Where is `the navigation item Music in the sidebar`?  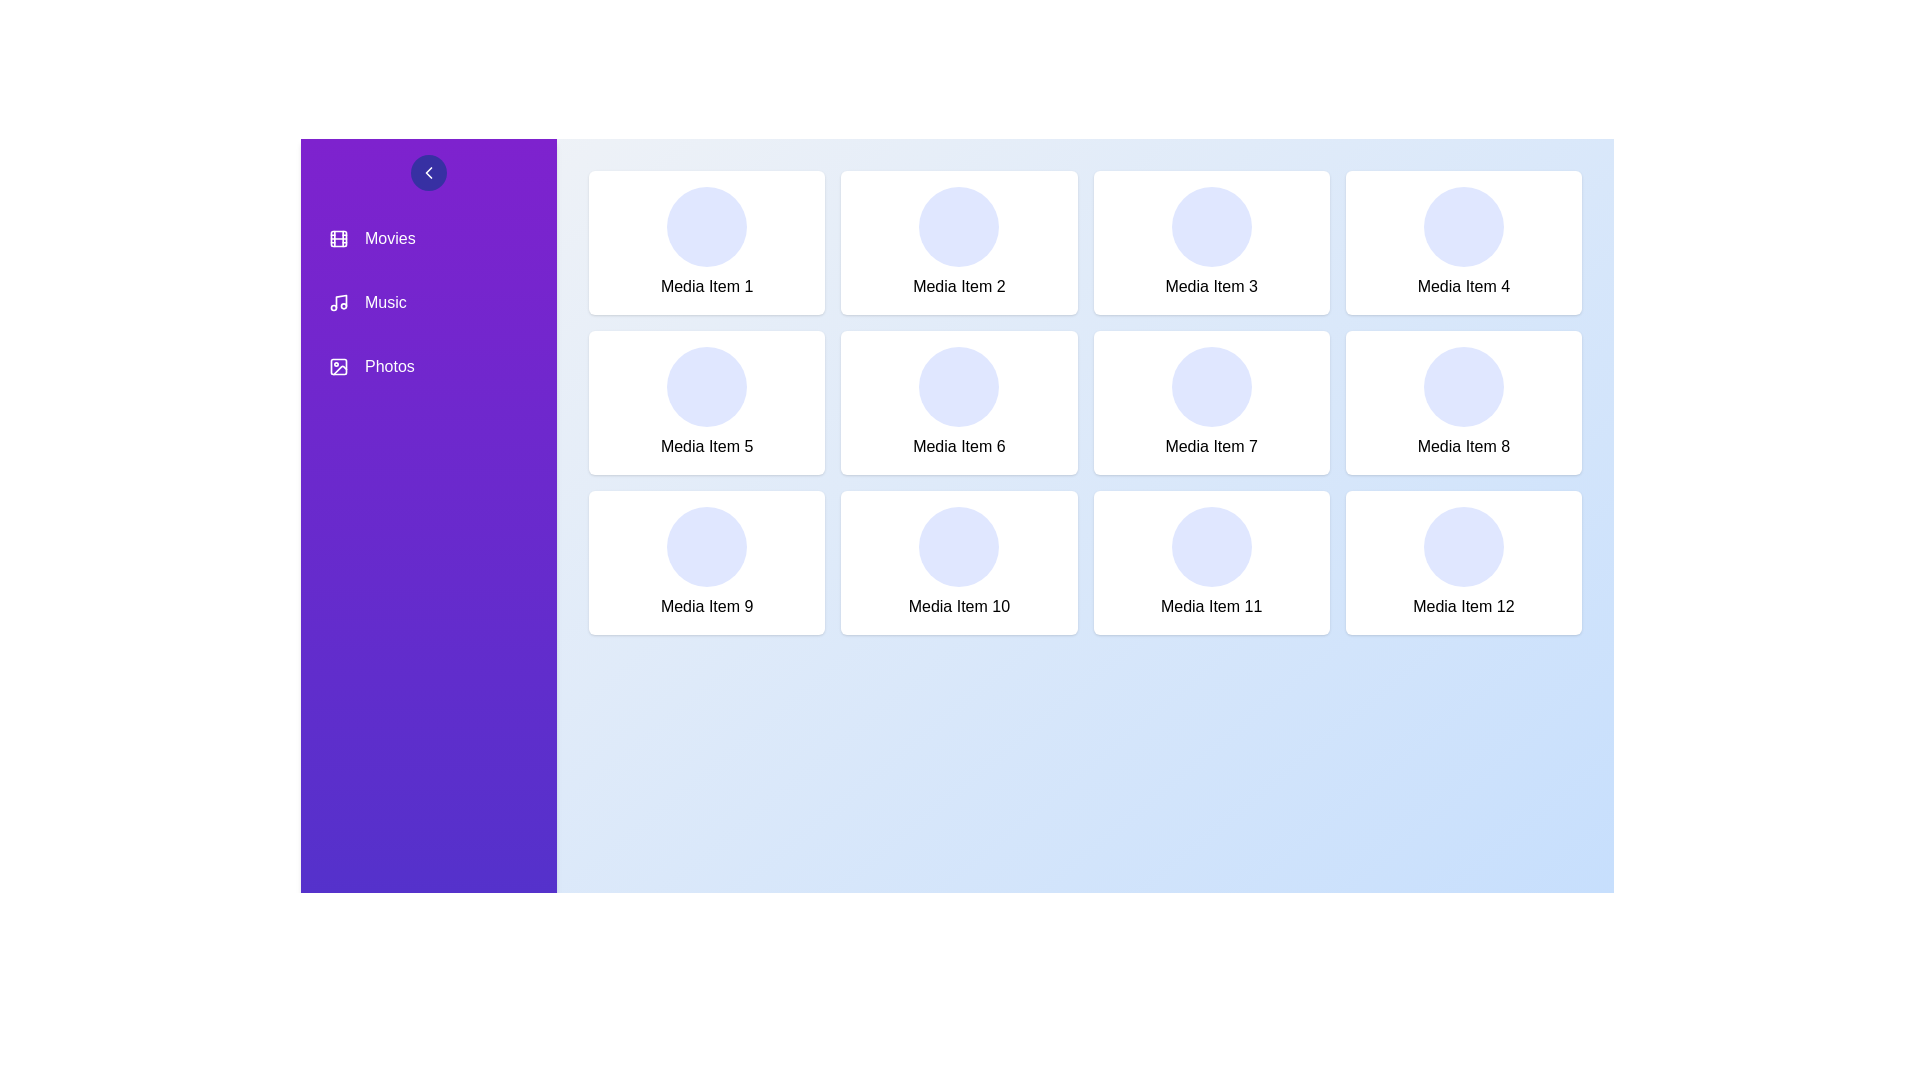 the navigation item Music in the sidebar is located at coordinates (427, 303).